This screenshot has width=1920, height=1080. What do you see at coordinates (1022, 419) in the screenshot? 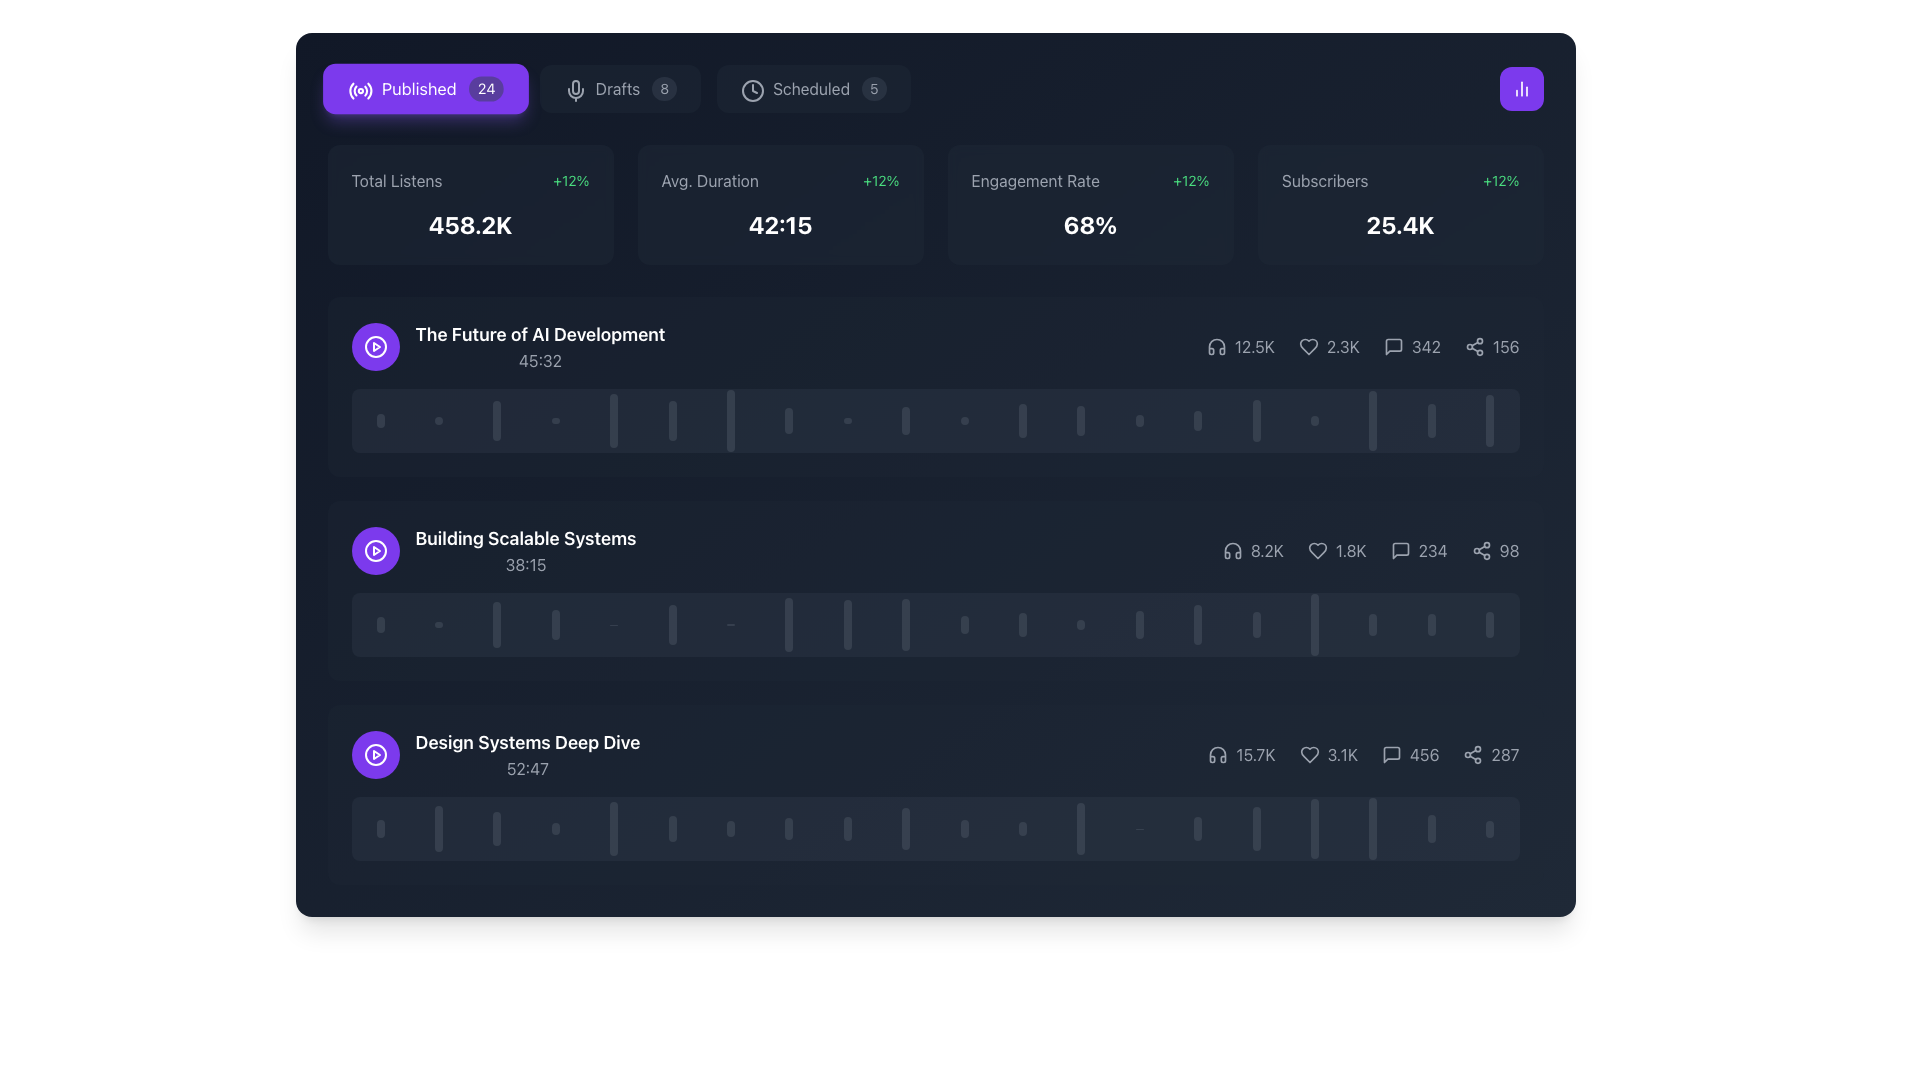
I see `the 12th vertical rectangle of the progress indicator segments, which is semi-transparent and located in the middle row of the interface regarding 'The Future of AI Development'` at bounding box center [1022, 419].